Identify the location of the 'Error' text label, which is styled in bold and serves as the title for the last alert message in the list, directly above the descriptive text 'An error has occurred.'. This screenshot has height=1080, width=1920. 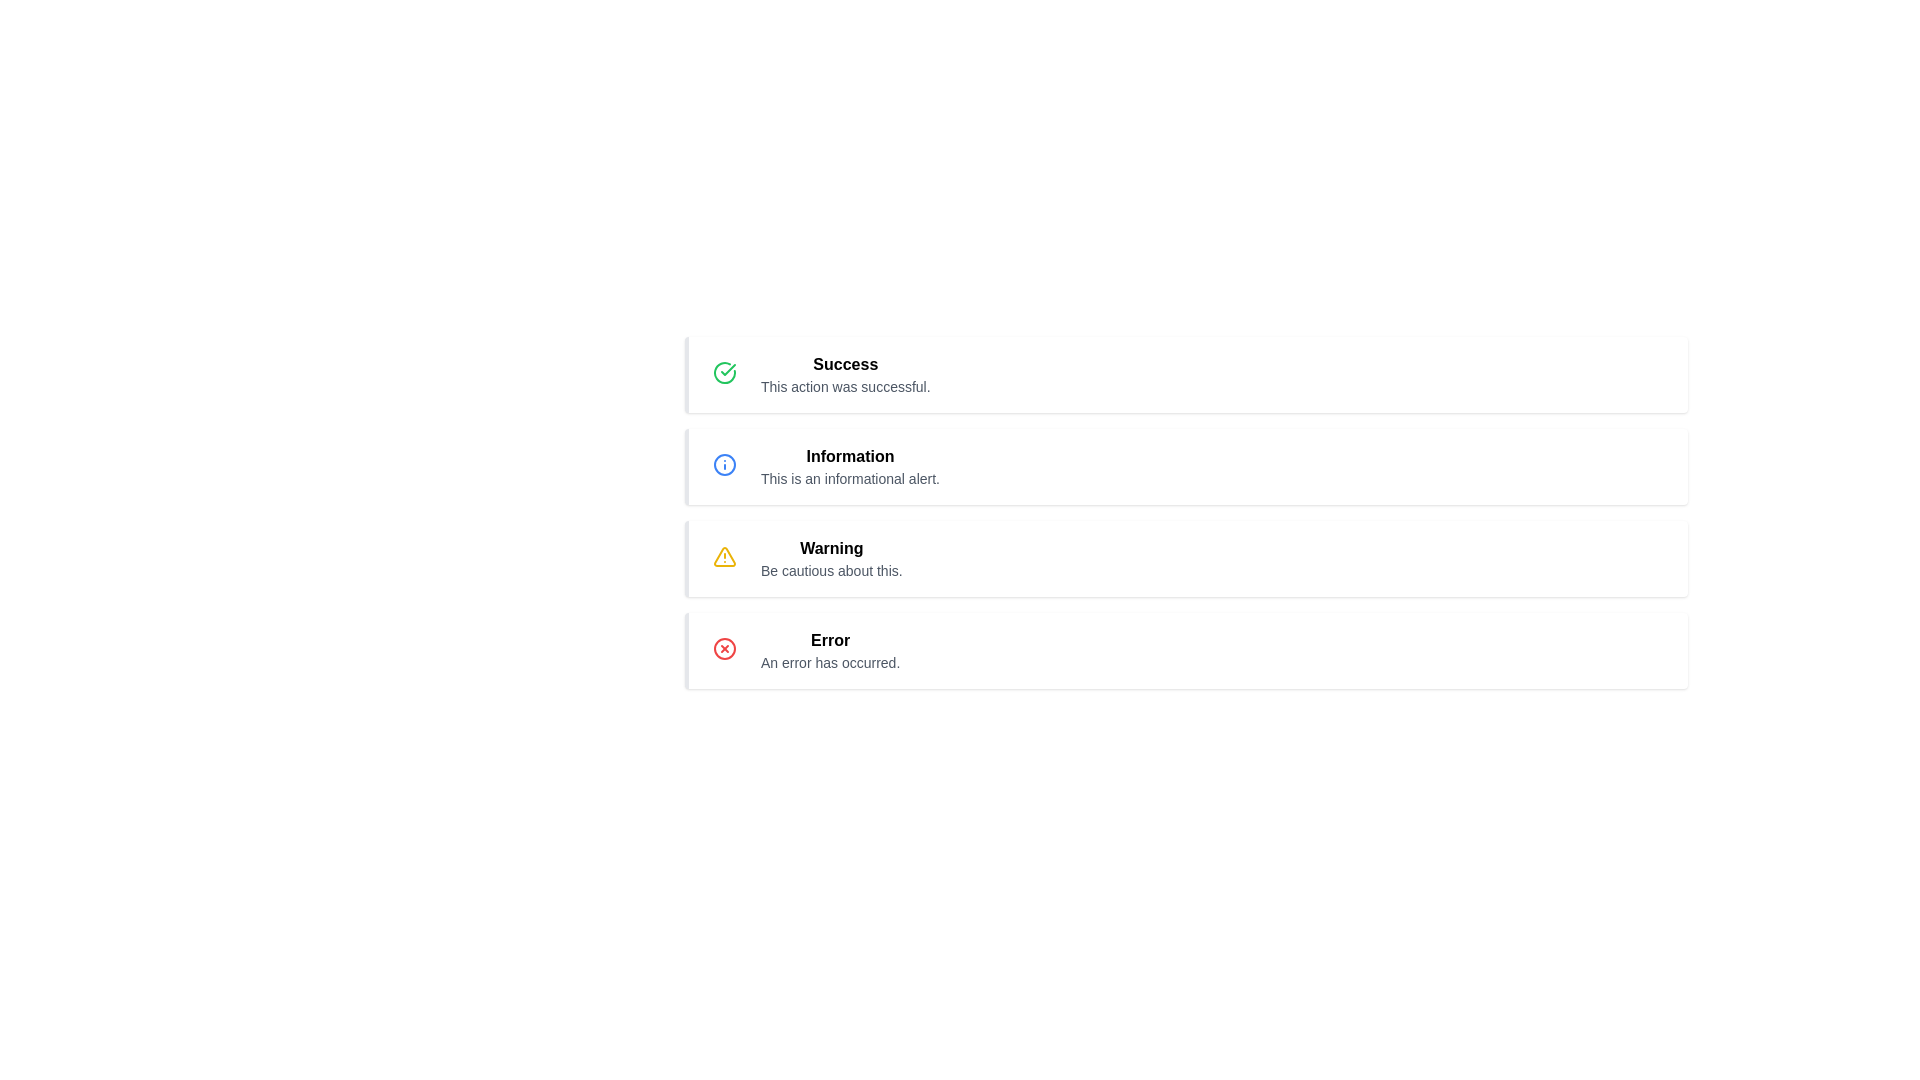
(830, 640).